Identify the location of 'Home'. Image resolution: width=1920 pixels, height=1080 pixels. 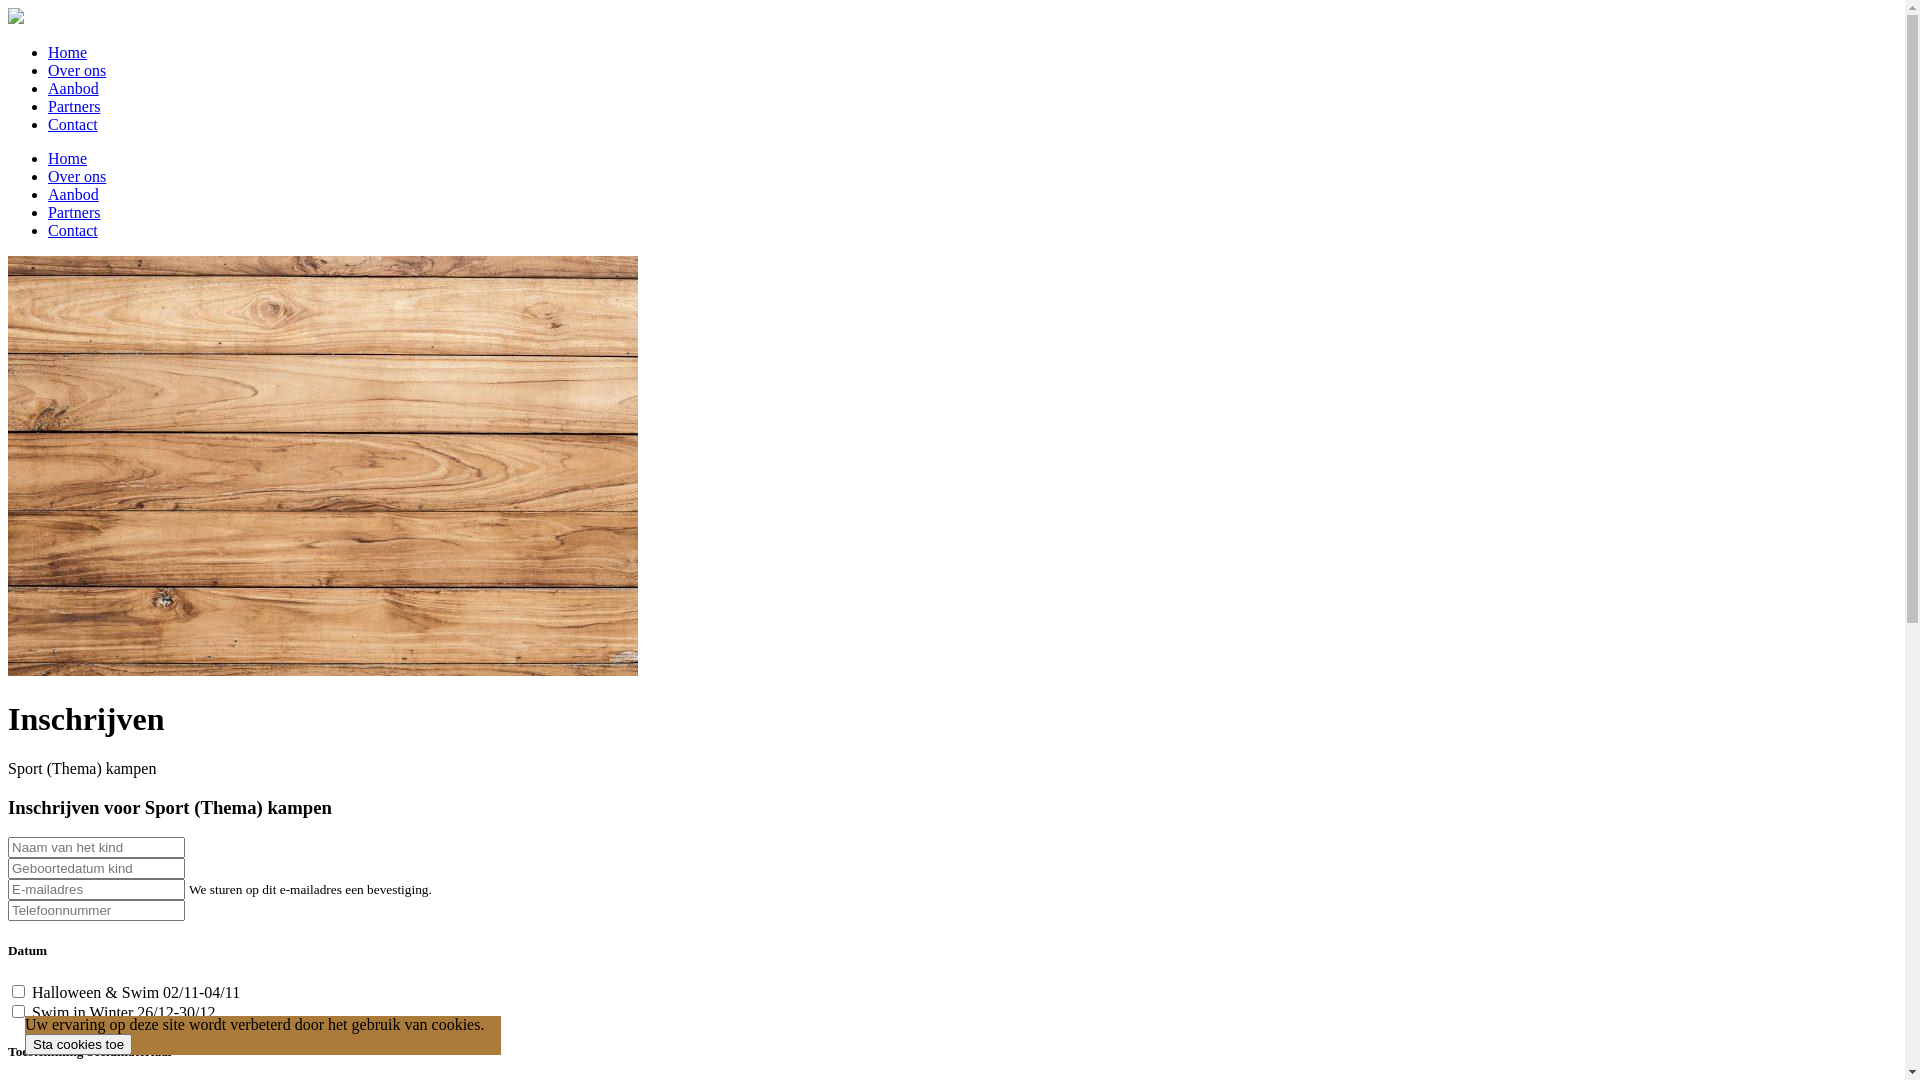
(48, 51).